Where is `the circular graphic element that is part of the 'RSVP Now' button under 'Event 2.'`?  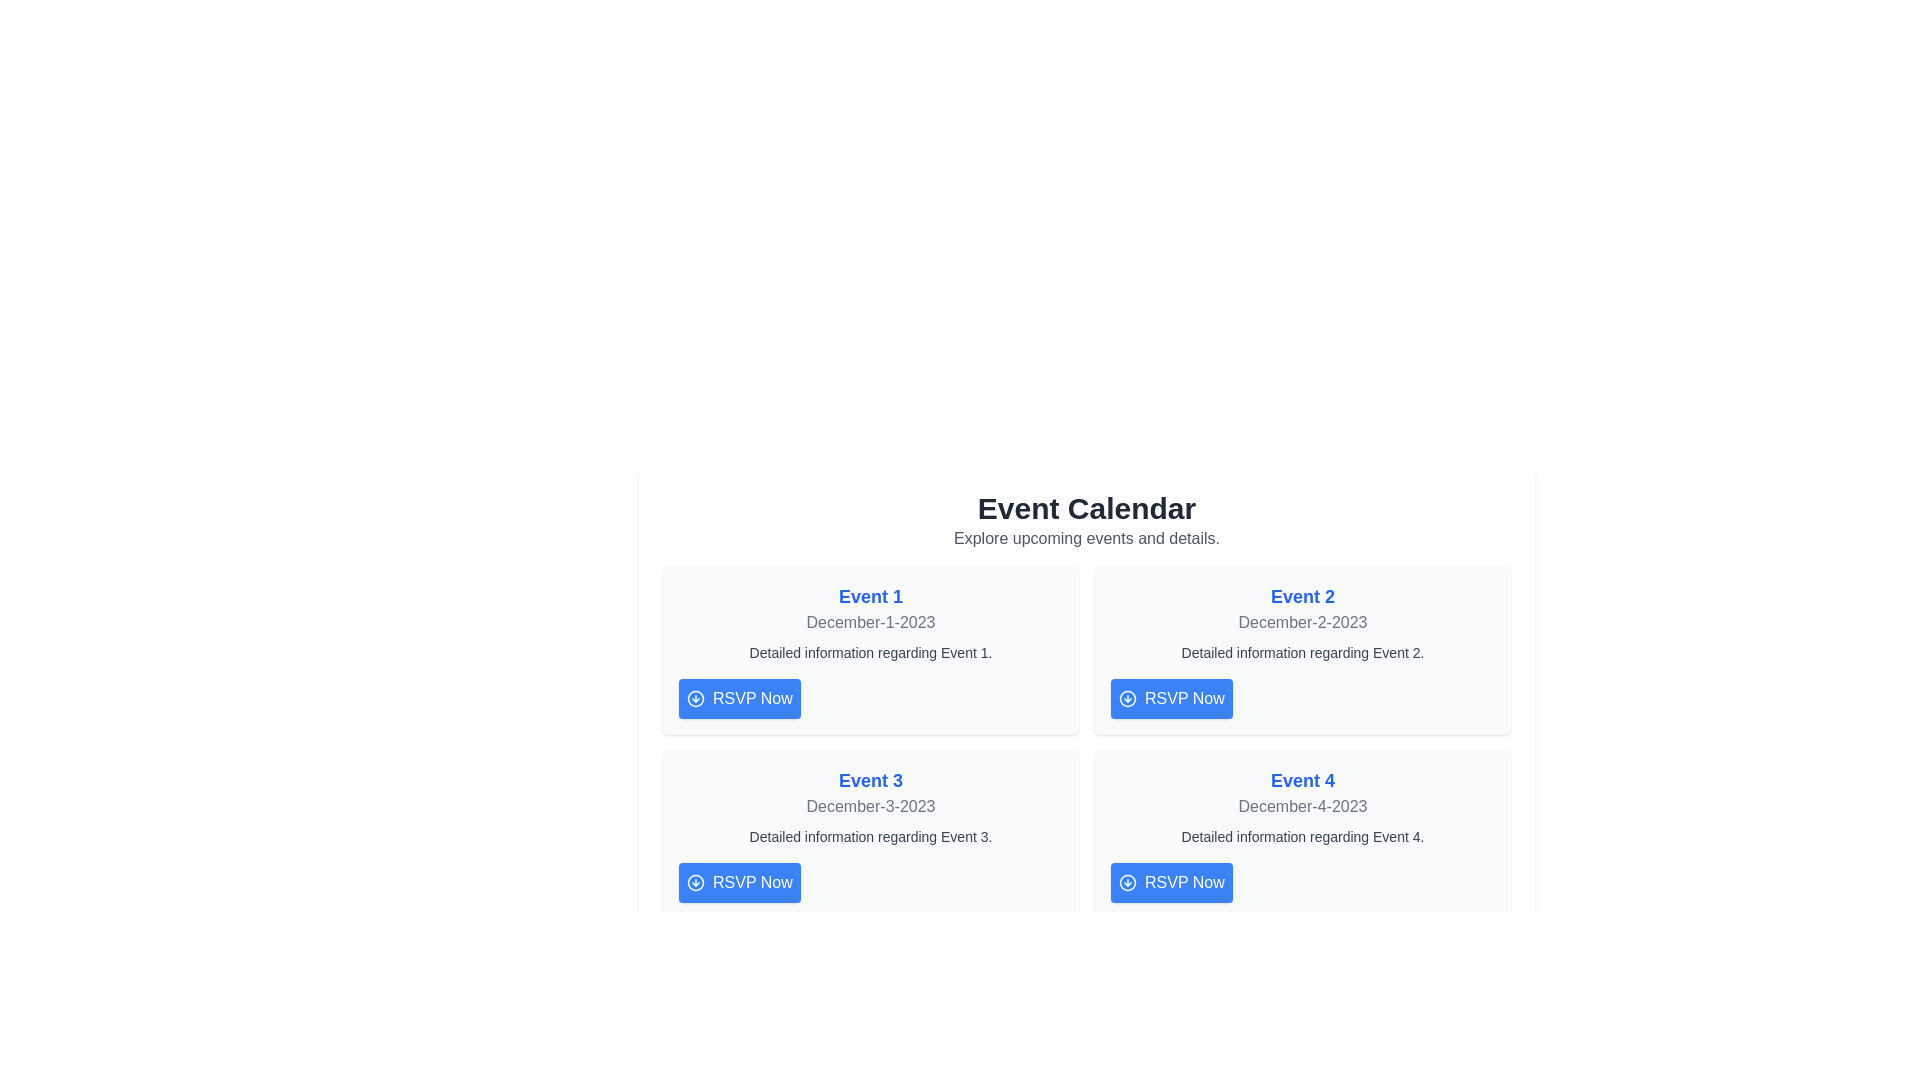
the circular graphic element that is part of the 'RSVP Now' button under 'Event 2.' is located at coordinates (1128, 697).